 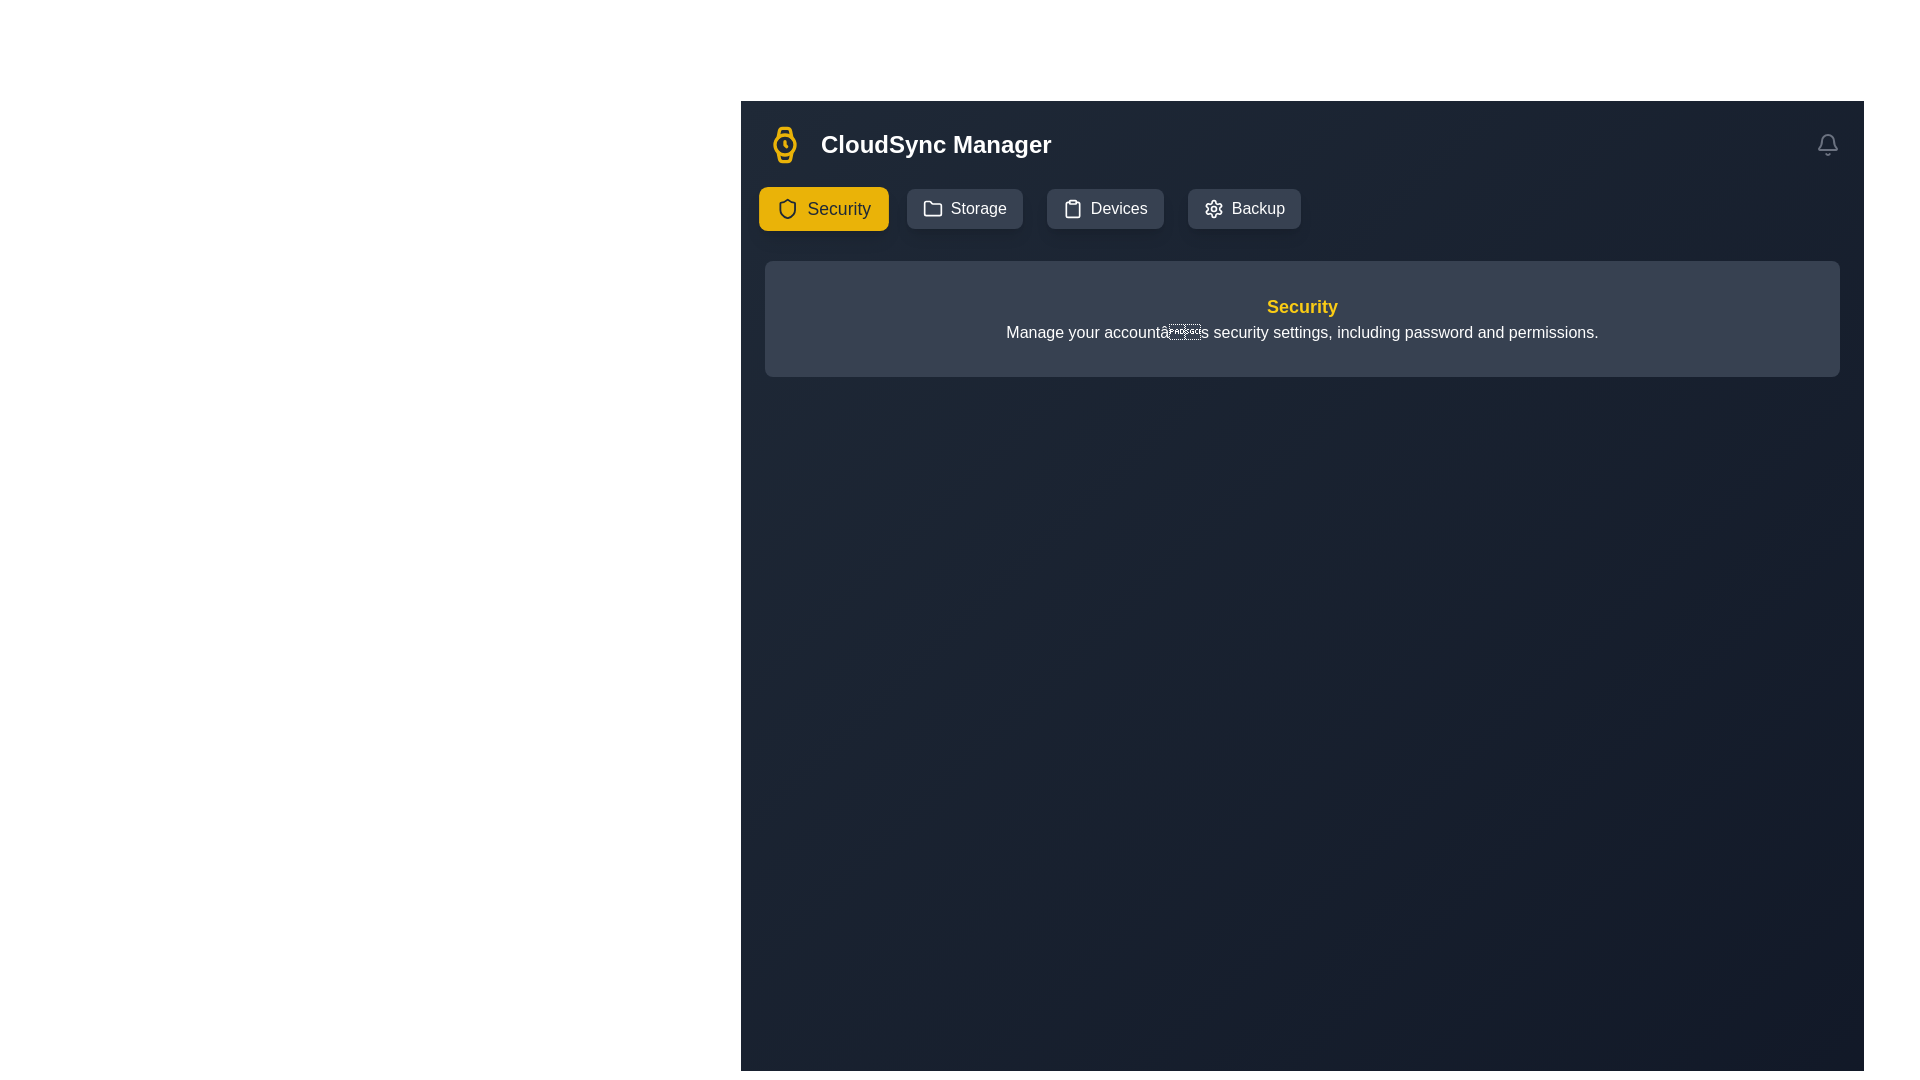 What do you see at coordinates (907, 144) in the screenshot?
I see `the 'CloudSync Manager' text label or the yellow watch icon for potential interactivity, such as navigation or revealing additional information` at bounding box center [907, 144].